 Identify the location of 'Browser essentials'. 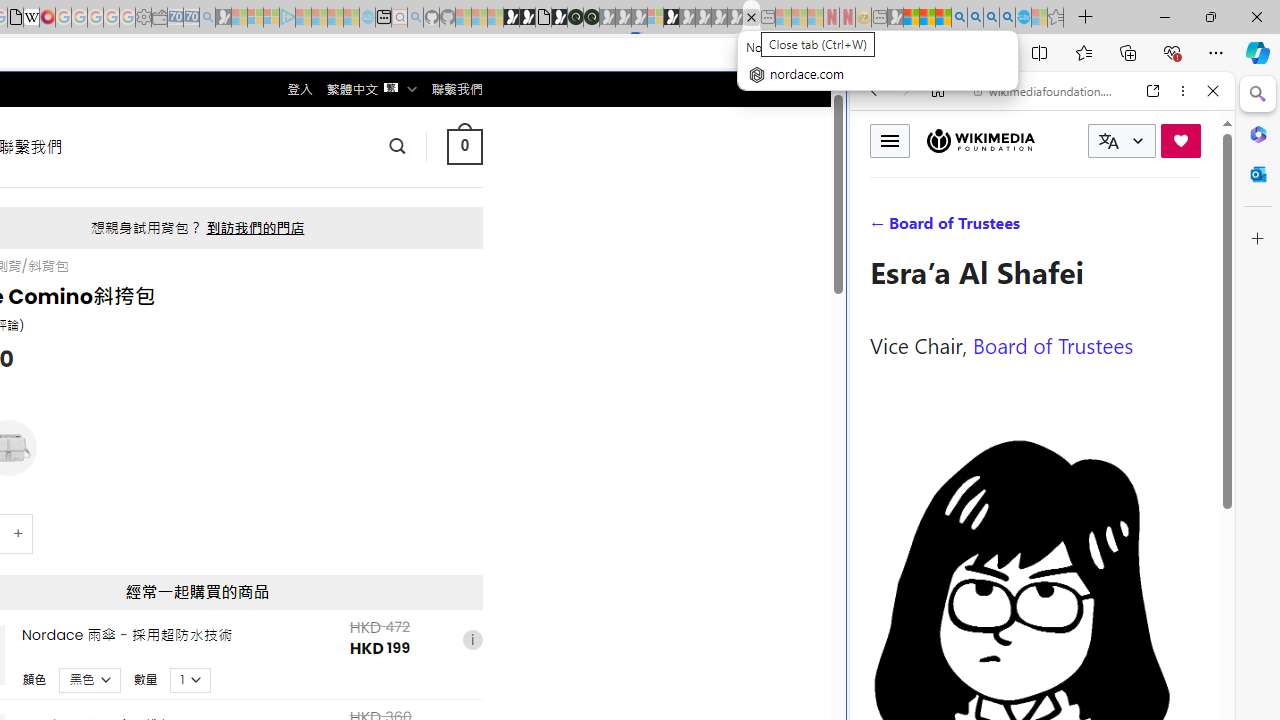
(1171, 51).